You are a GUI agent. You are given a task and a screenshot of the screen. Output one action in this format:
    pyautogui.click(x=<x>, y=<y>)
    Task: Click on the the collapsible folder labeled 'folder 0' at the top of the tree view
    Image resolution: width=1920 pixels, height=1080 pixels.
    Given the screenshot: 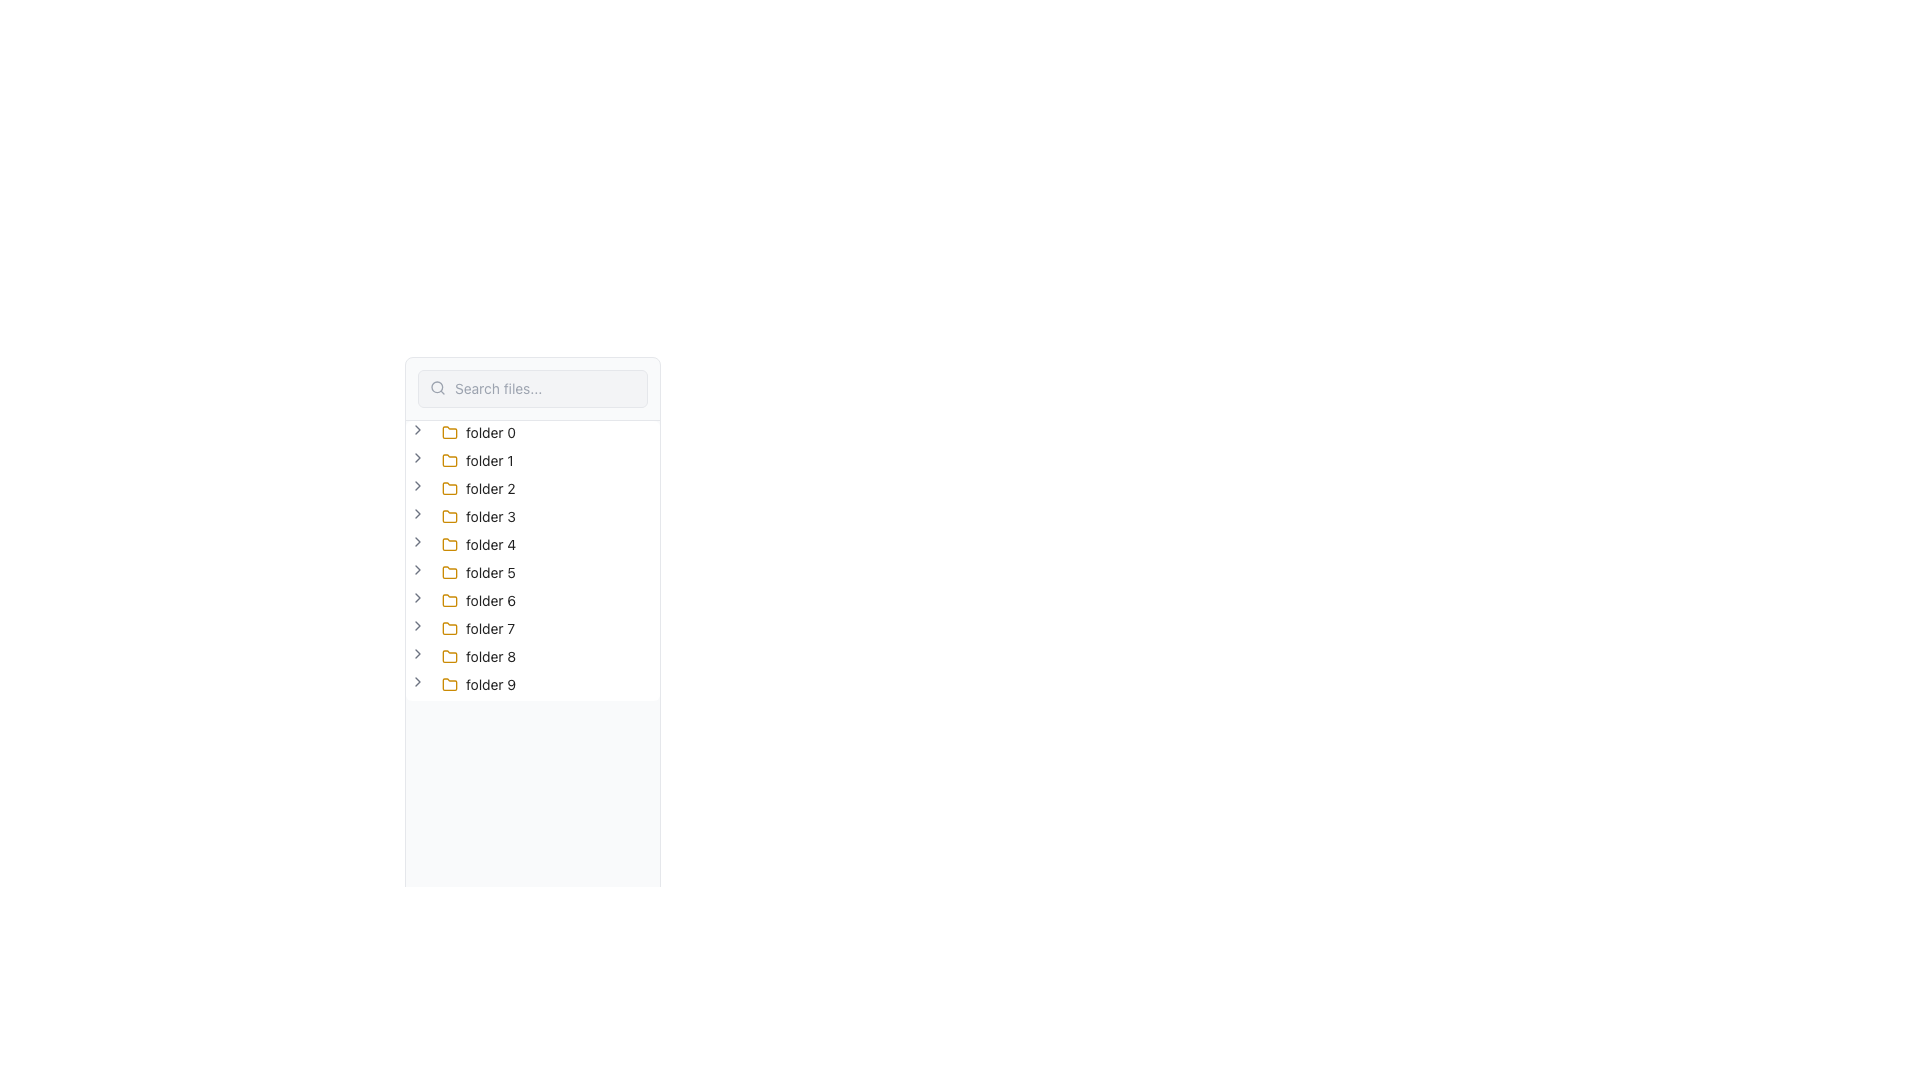 What is the action you would take?
    pyautogui.click(x=464, y=431)
    